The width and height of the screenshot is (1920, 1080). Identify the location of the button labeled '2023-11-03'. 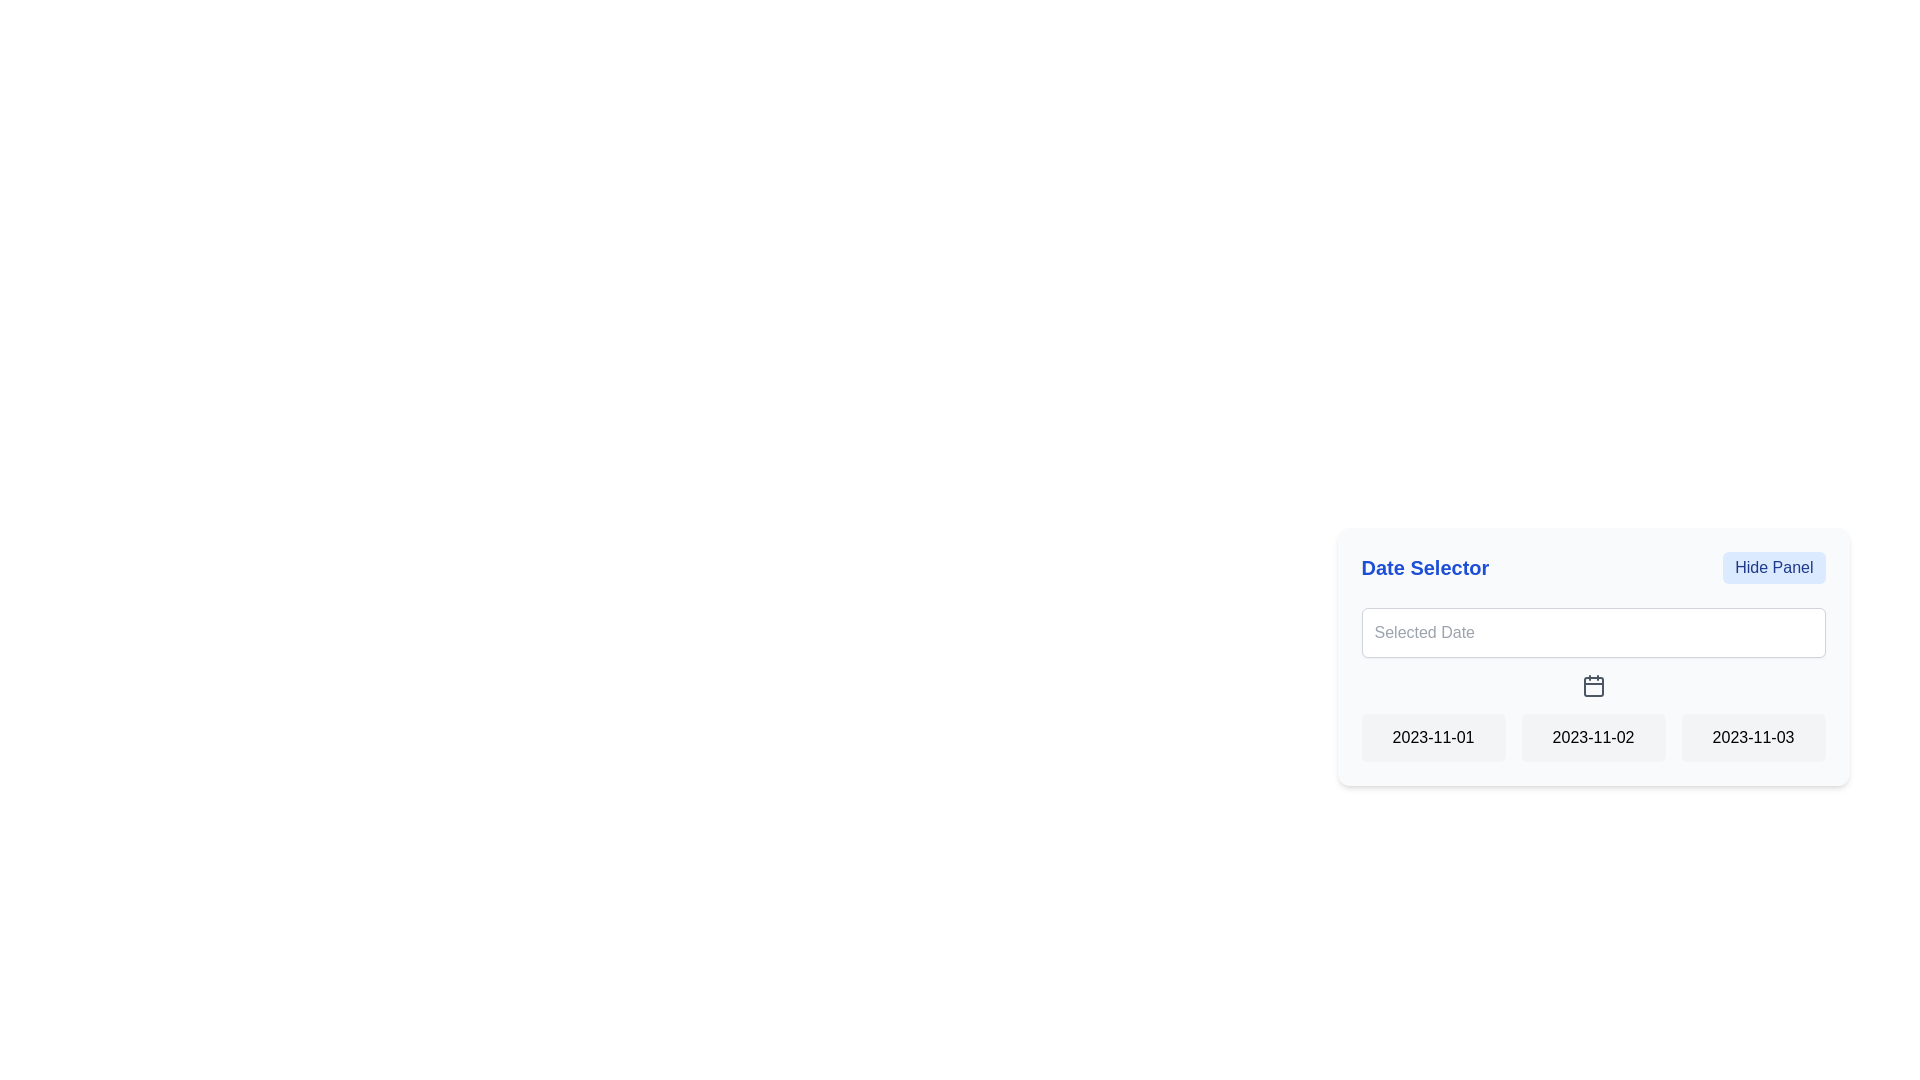
(1752, 737).